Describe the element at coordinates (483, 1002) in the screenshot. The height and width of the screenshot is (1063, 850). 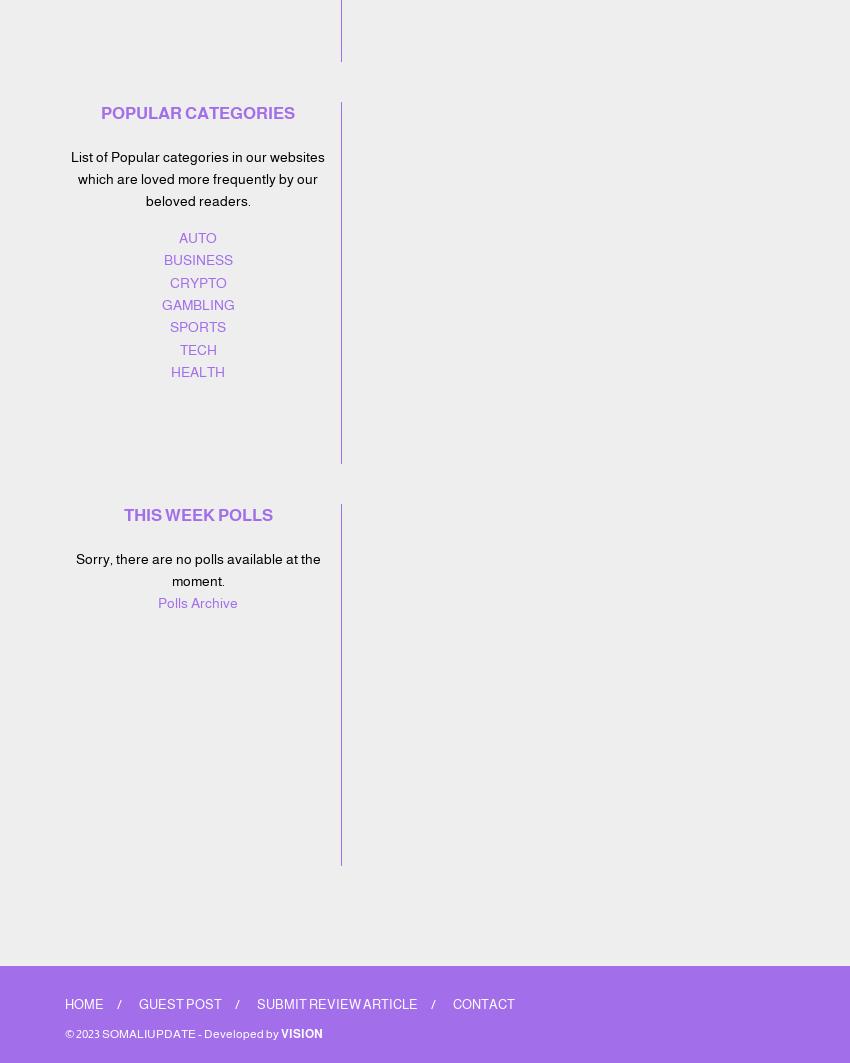
I see `'Contact'` at that location.